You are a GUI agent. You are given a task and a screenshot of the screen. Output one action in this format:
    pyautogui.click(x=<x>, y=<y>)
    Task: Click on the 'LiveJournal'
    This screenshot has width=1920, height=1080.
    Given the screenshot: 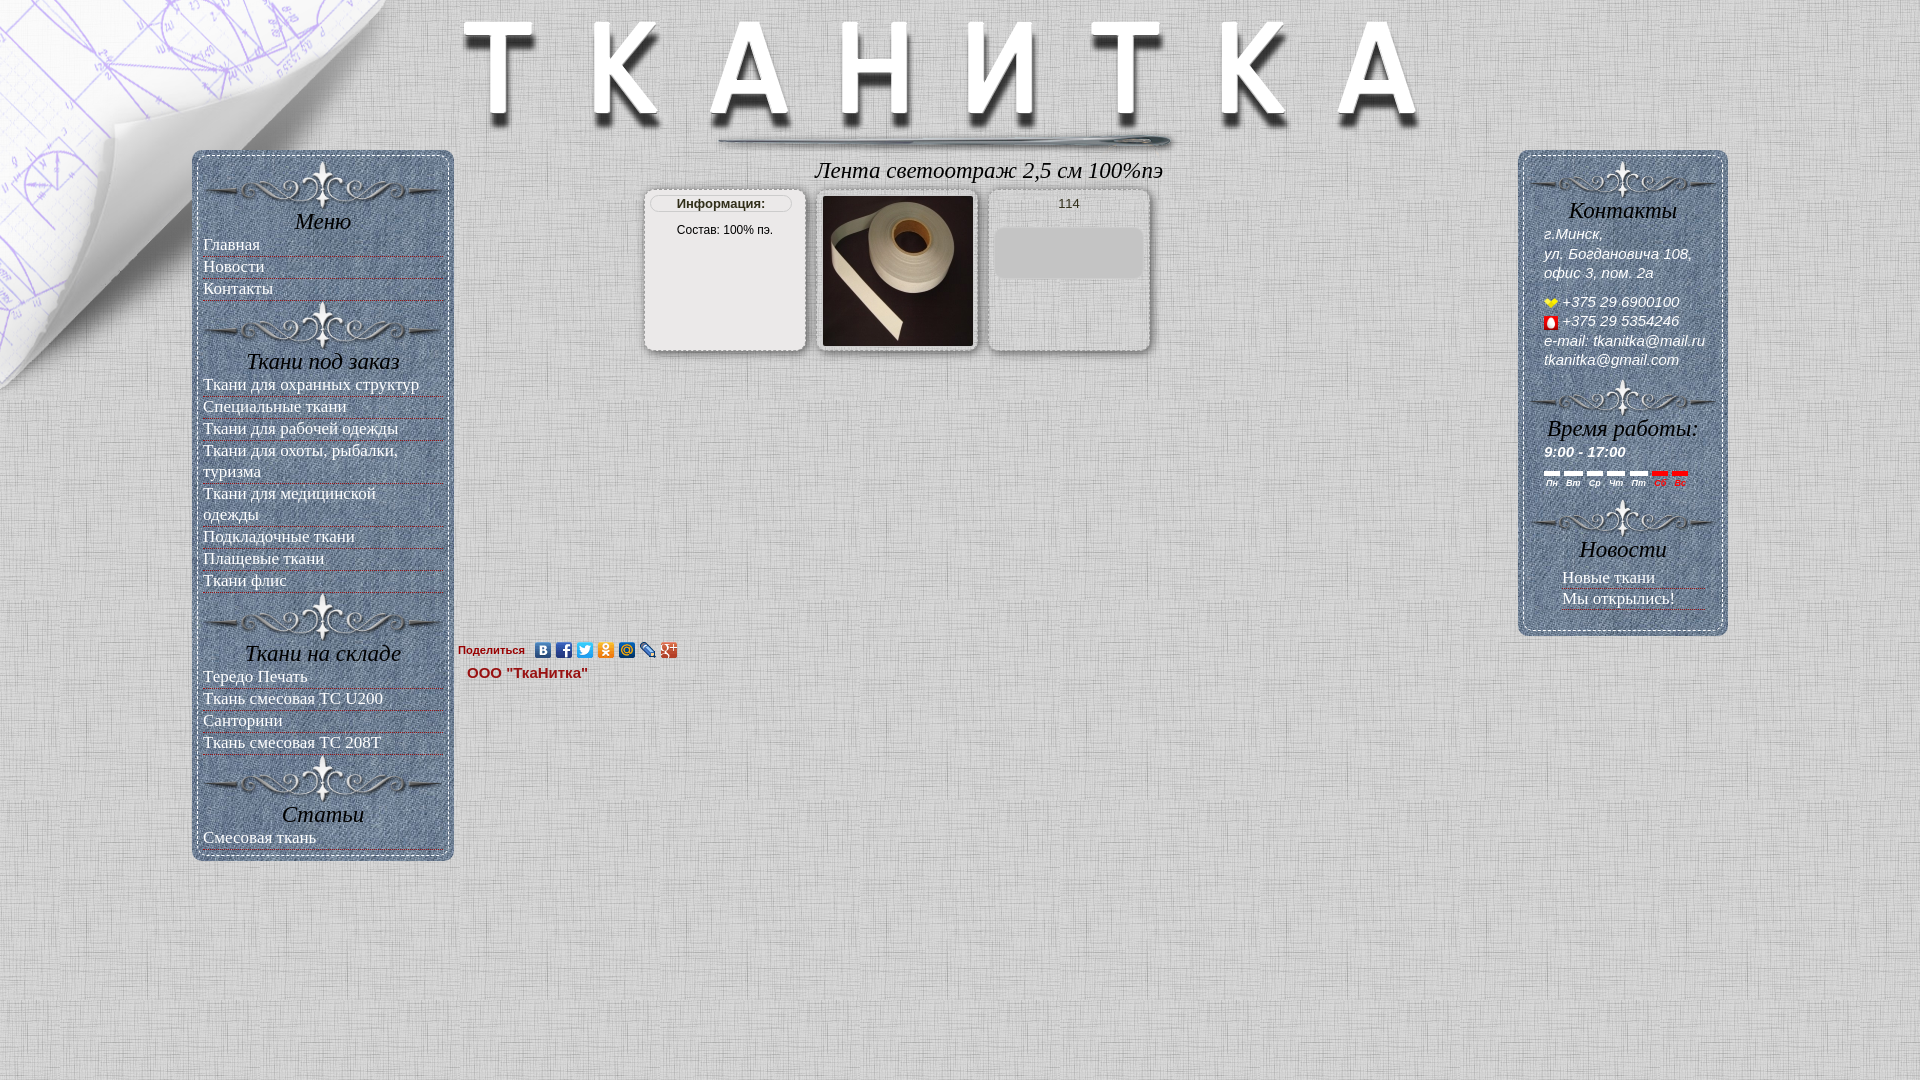 What is the action you would take?
    pyautogui.click(x=648, y=650)
    